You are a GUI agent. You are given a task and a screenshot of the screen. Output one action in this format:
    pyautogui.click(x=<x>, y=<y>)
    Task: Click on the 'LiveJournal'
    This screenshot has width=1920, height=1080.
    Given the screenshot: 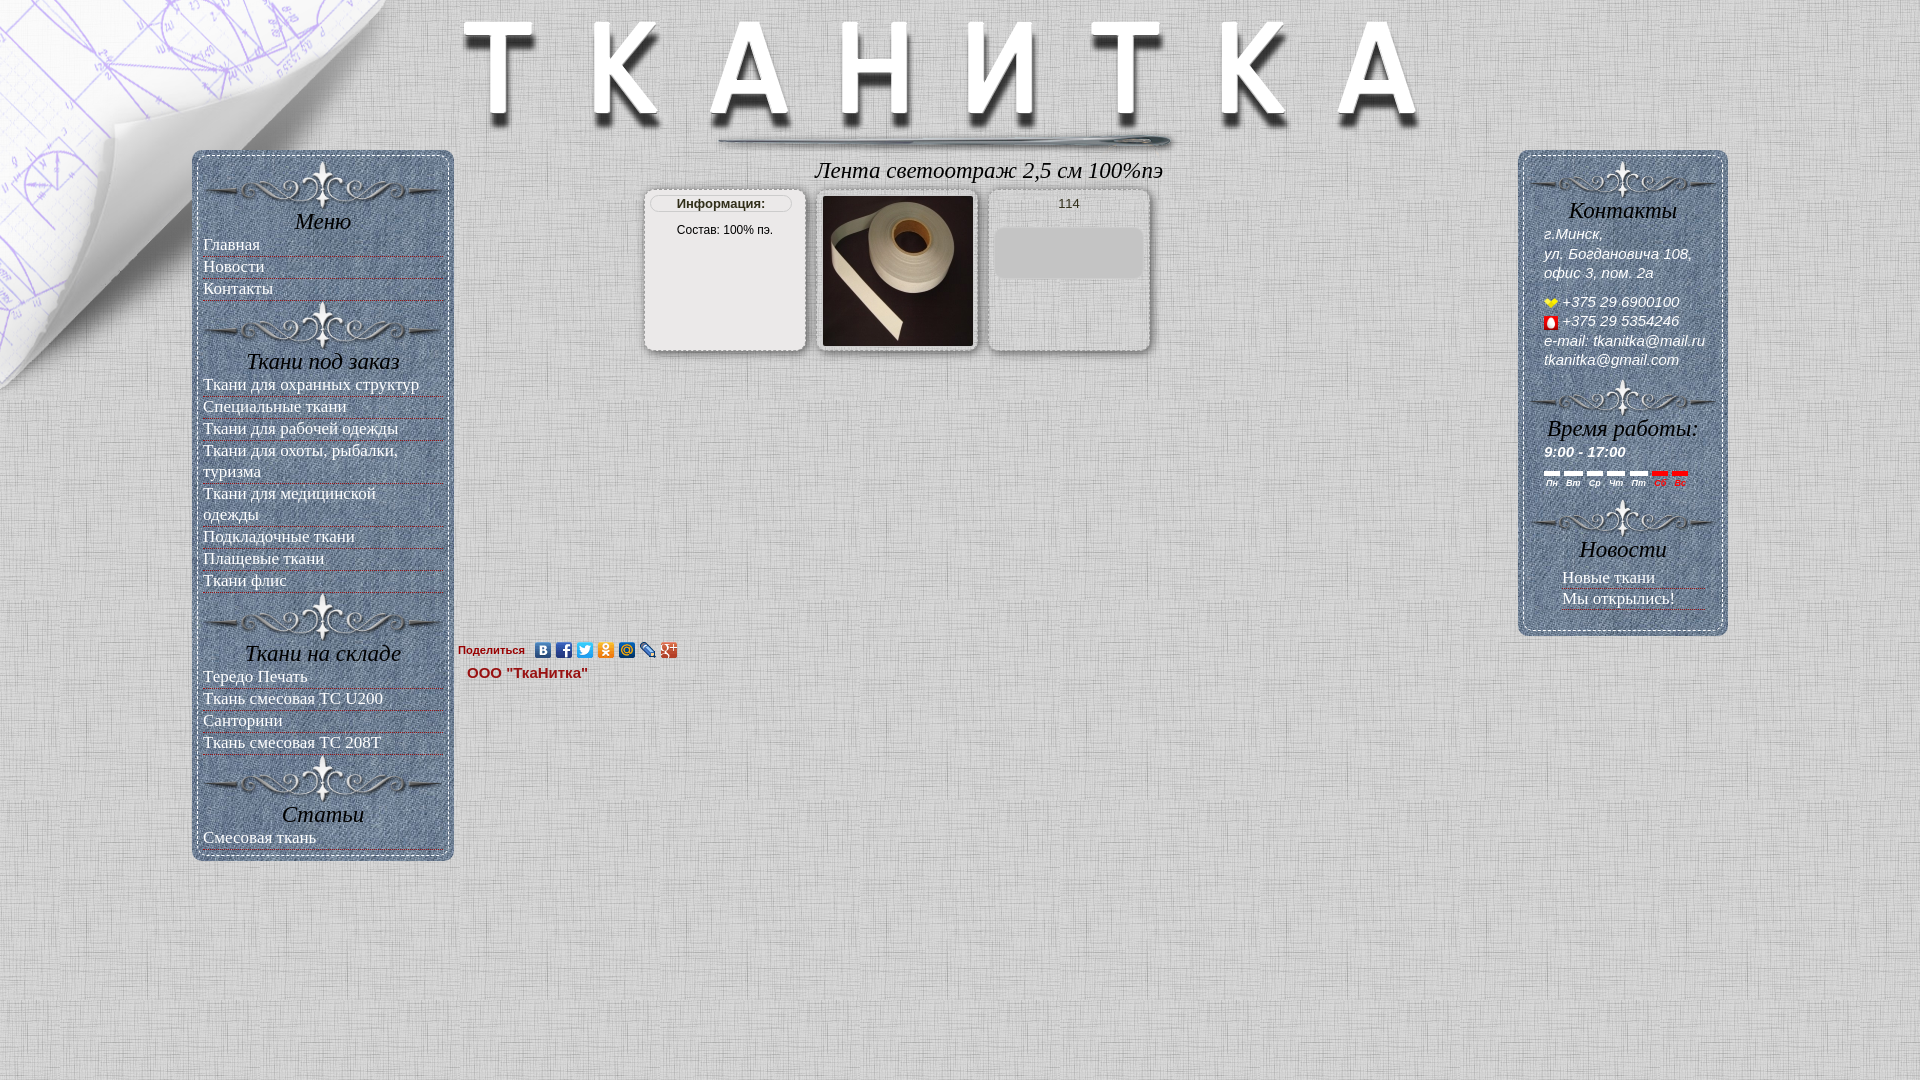 What is the action you would take?
    pyautogui.click(x=648, y=650)
    